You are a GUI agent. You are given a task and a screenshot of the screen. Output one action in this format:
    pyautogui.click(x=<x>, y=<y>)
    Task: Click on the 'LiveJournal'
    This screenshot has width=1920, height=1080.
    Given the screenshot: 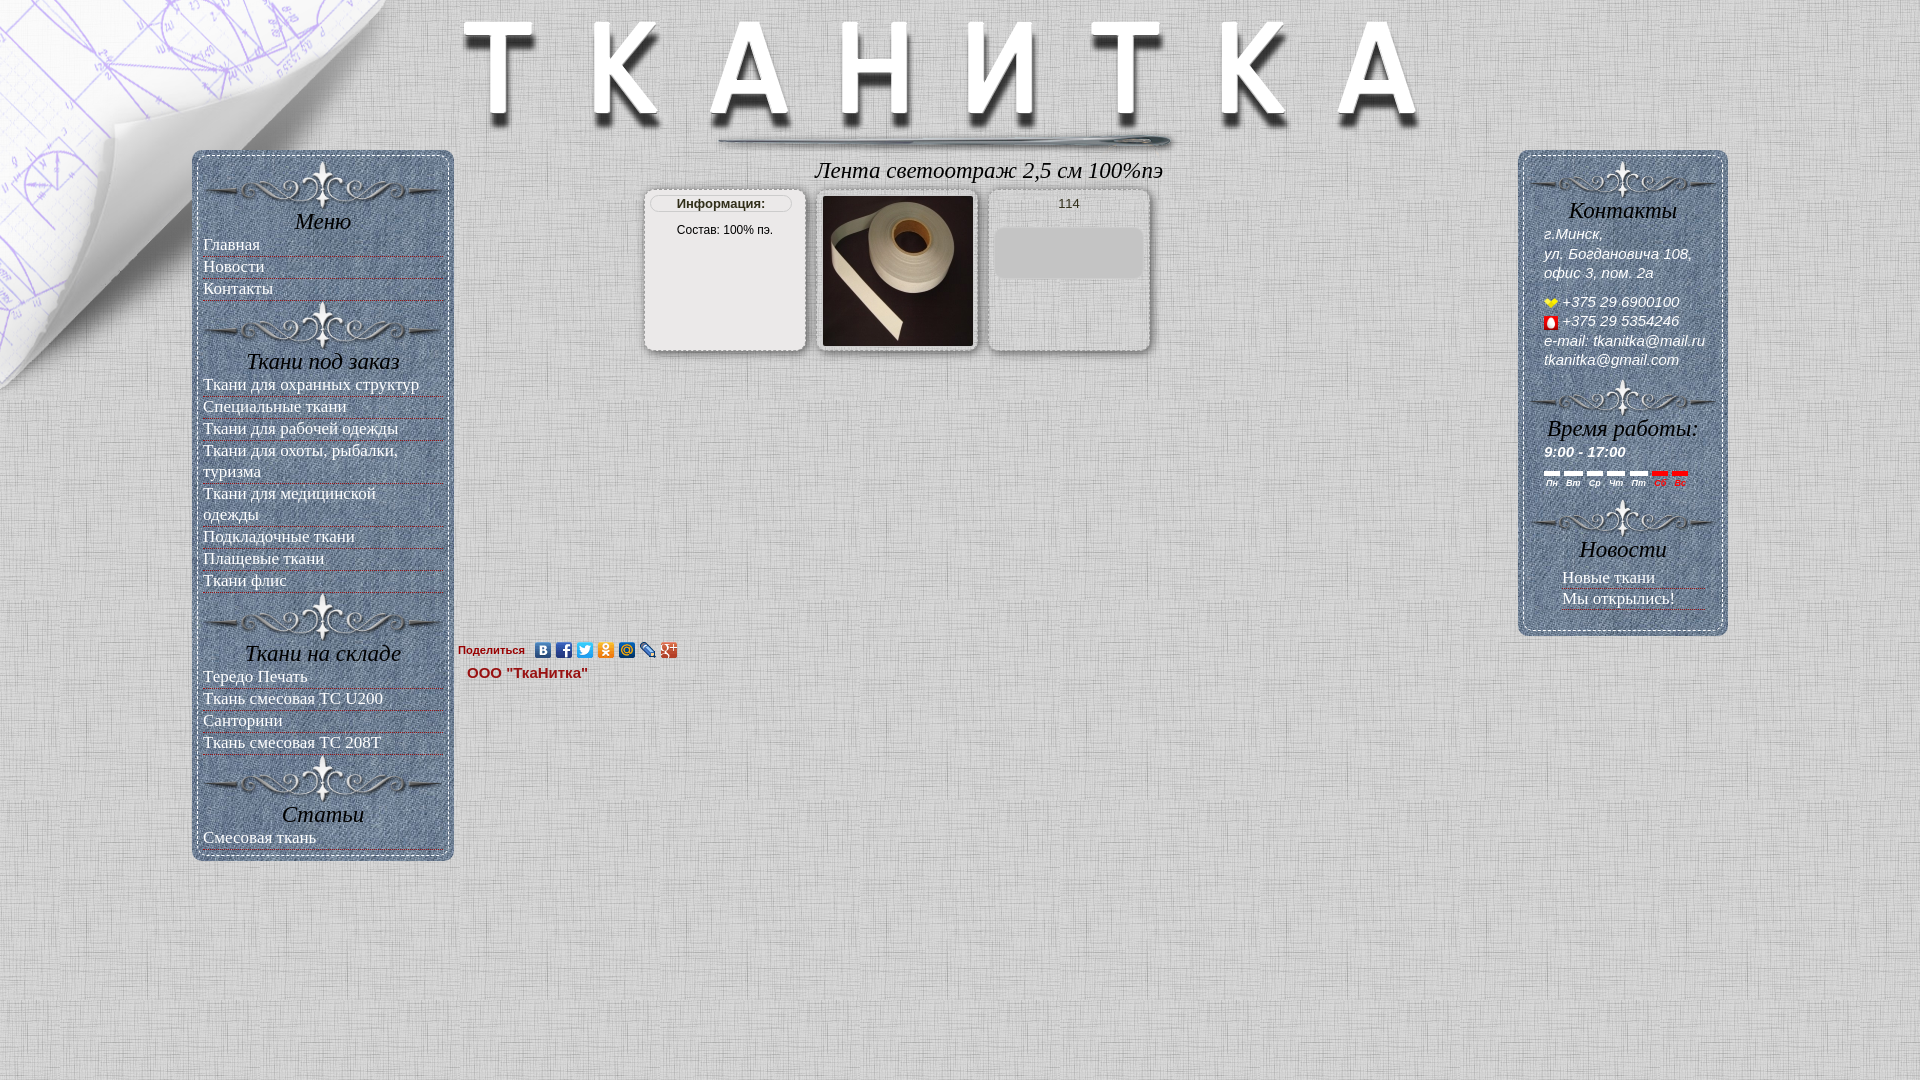 What is the action you would take?
    pyautogui.click(x=648, y=650)
    